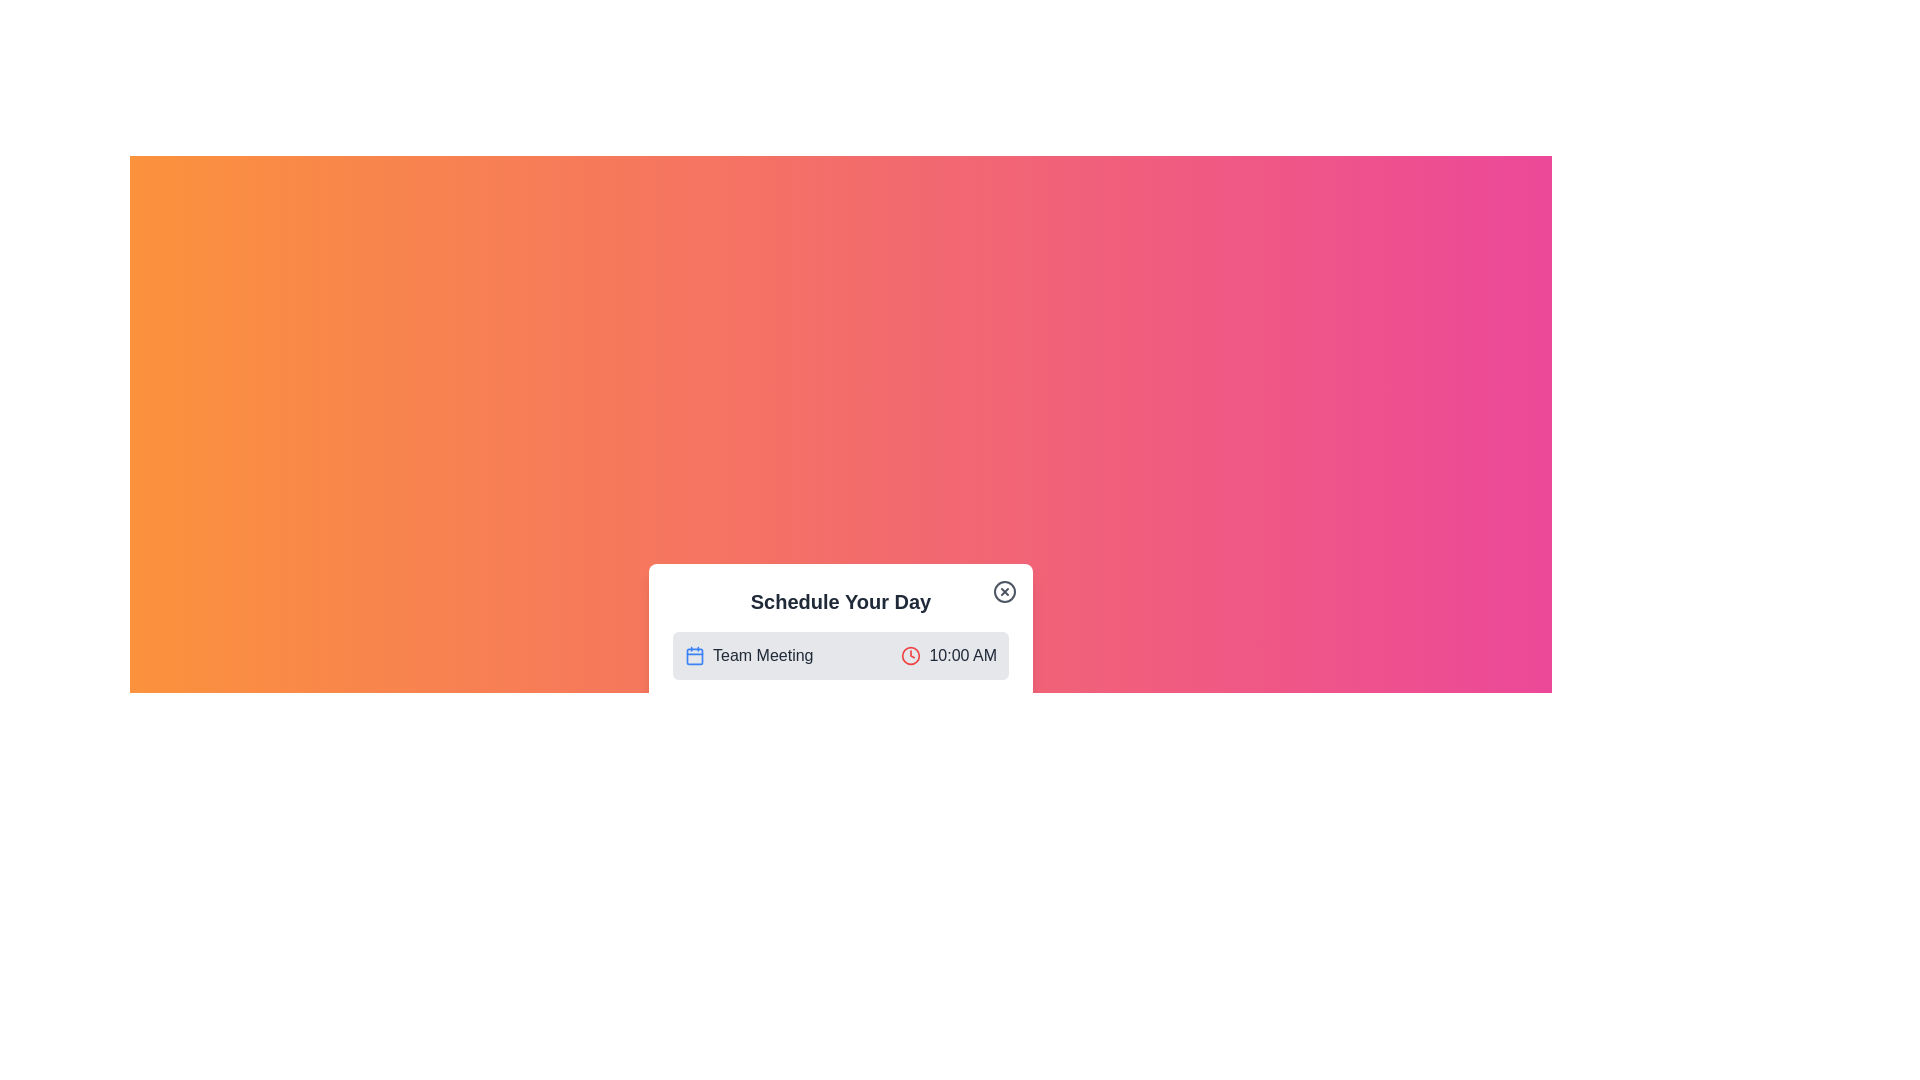 Image resolution: width=1920 pixels, height=1080 pixels. I want to click on the clock icon representing time located on the right side of the horizontal row in the 'Schedule Your Day' pop-up component, so click(910, 655).